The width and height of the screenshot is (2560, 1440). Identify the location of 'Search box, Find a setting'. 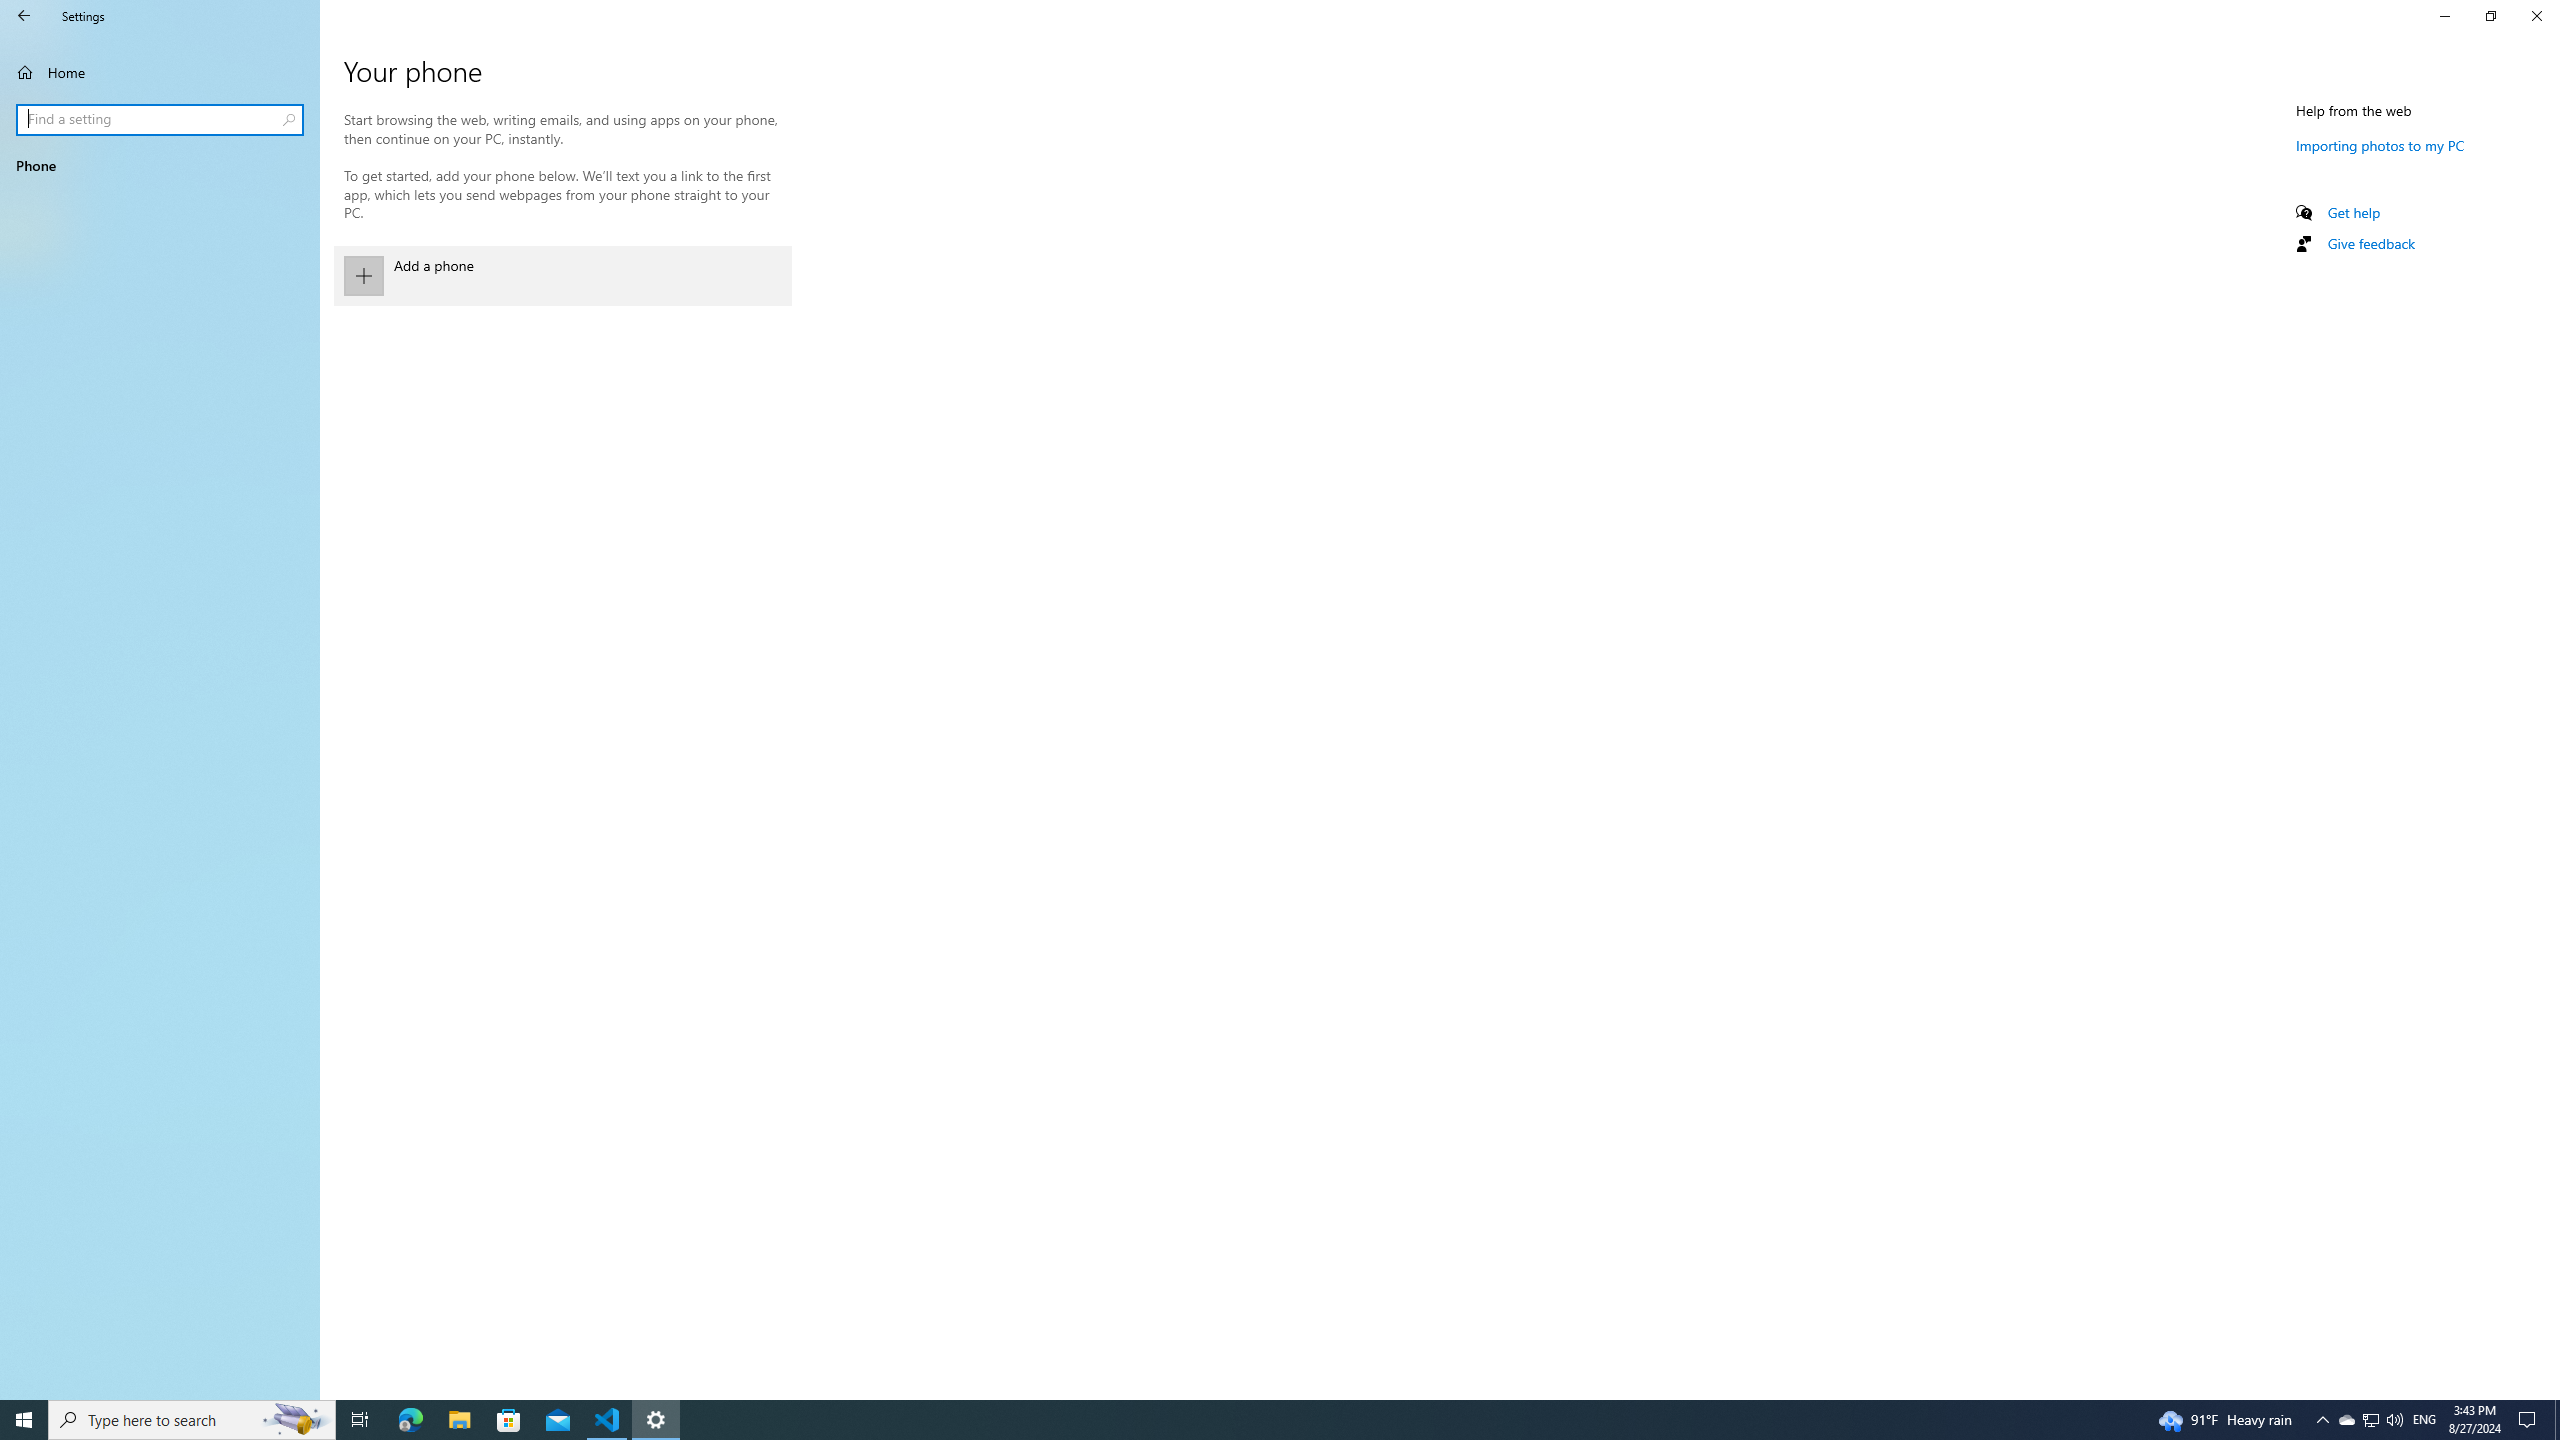
(160, 118).